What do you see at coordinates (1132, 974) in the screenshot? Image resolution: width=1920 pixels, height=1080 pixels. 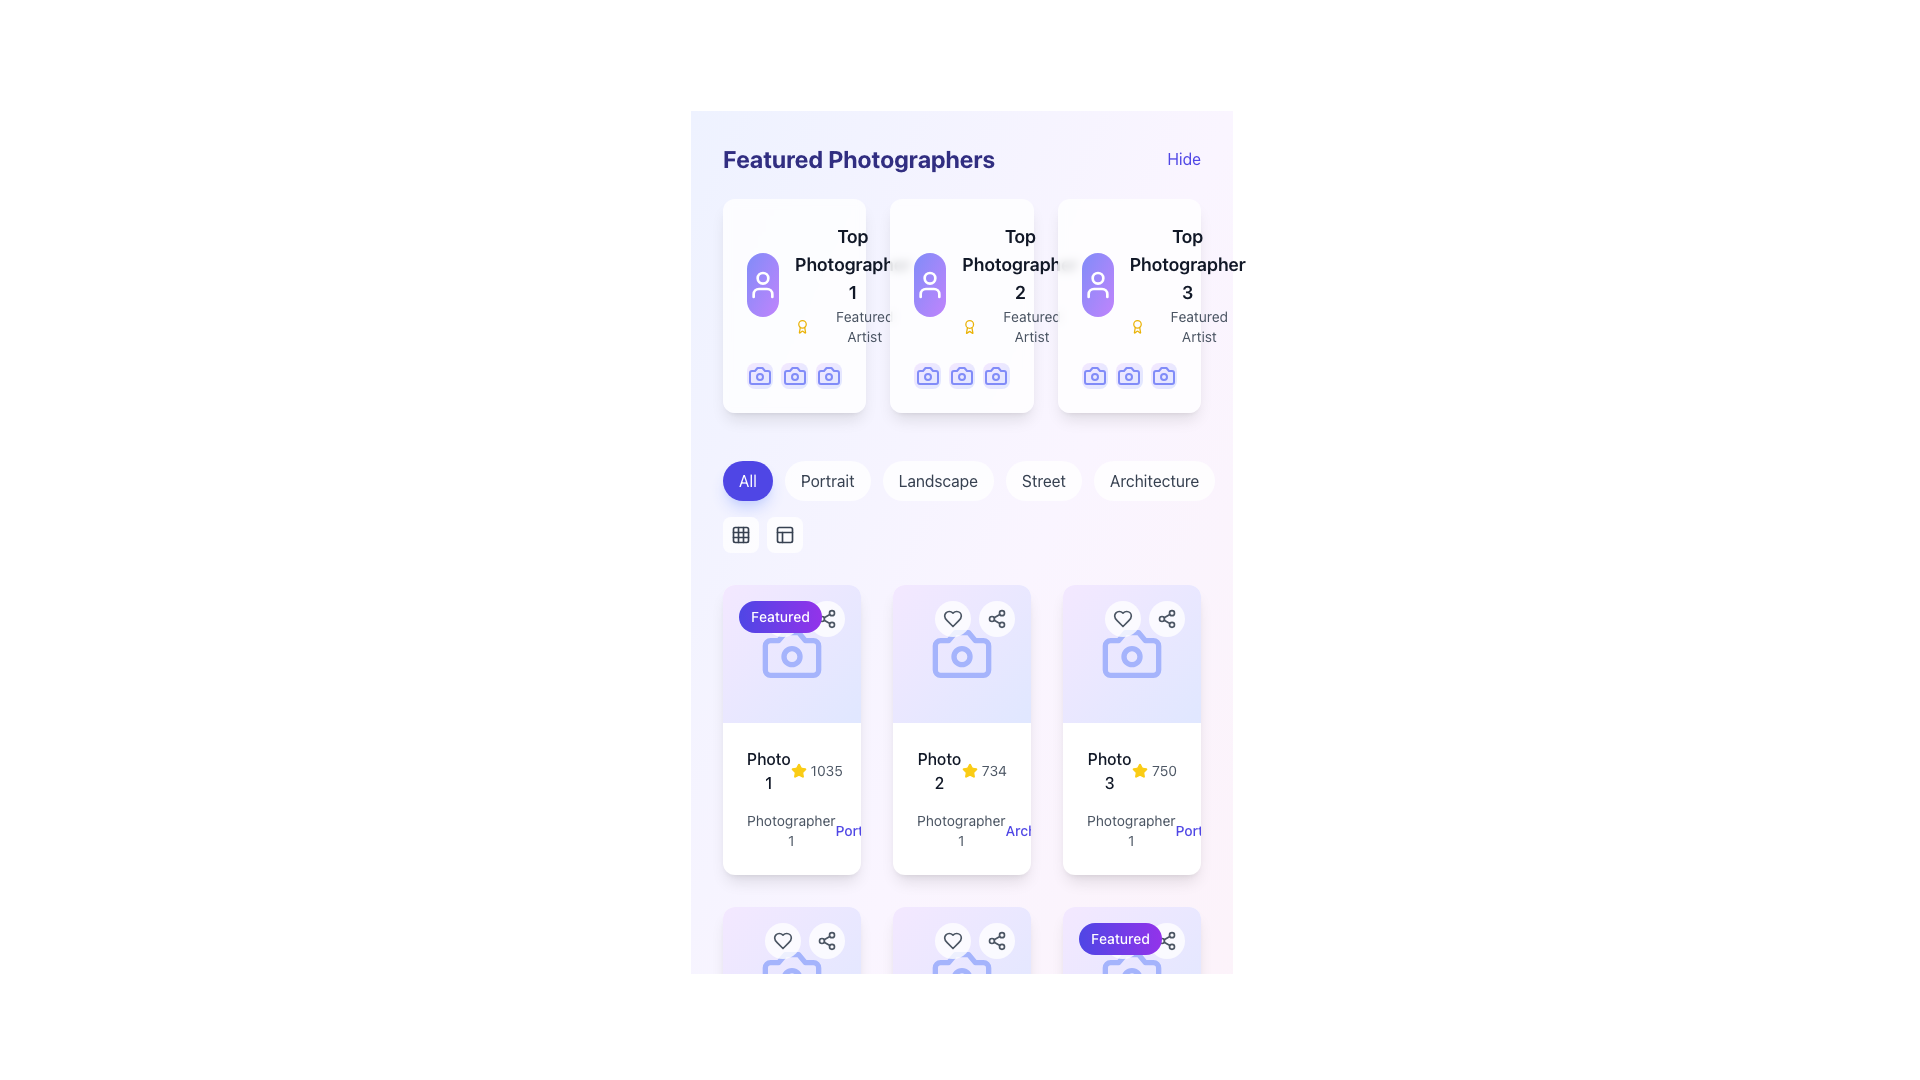 I see `the decorative camera SVG icon located in the bottom-right corner under the 'Photo 3' card, within the featured section` at bounding box center [1132, 974].